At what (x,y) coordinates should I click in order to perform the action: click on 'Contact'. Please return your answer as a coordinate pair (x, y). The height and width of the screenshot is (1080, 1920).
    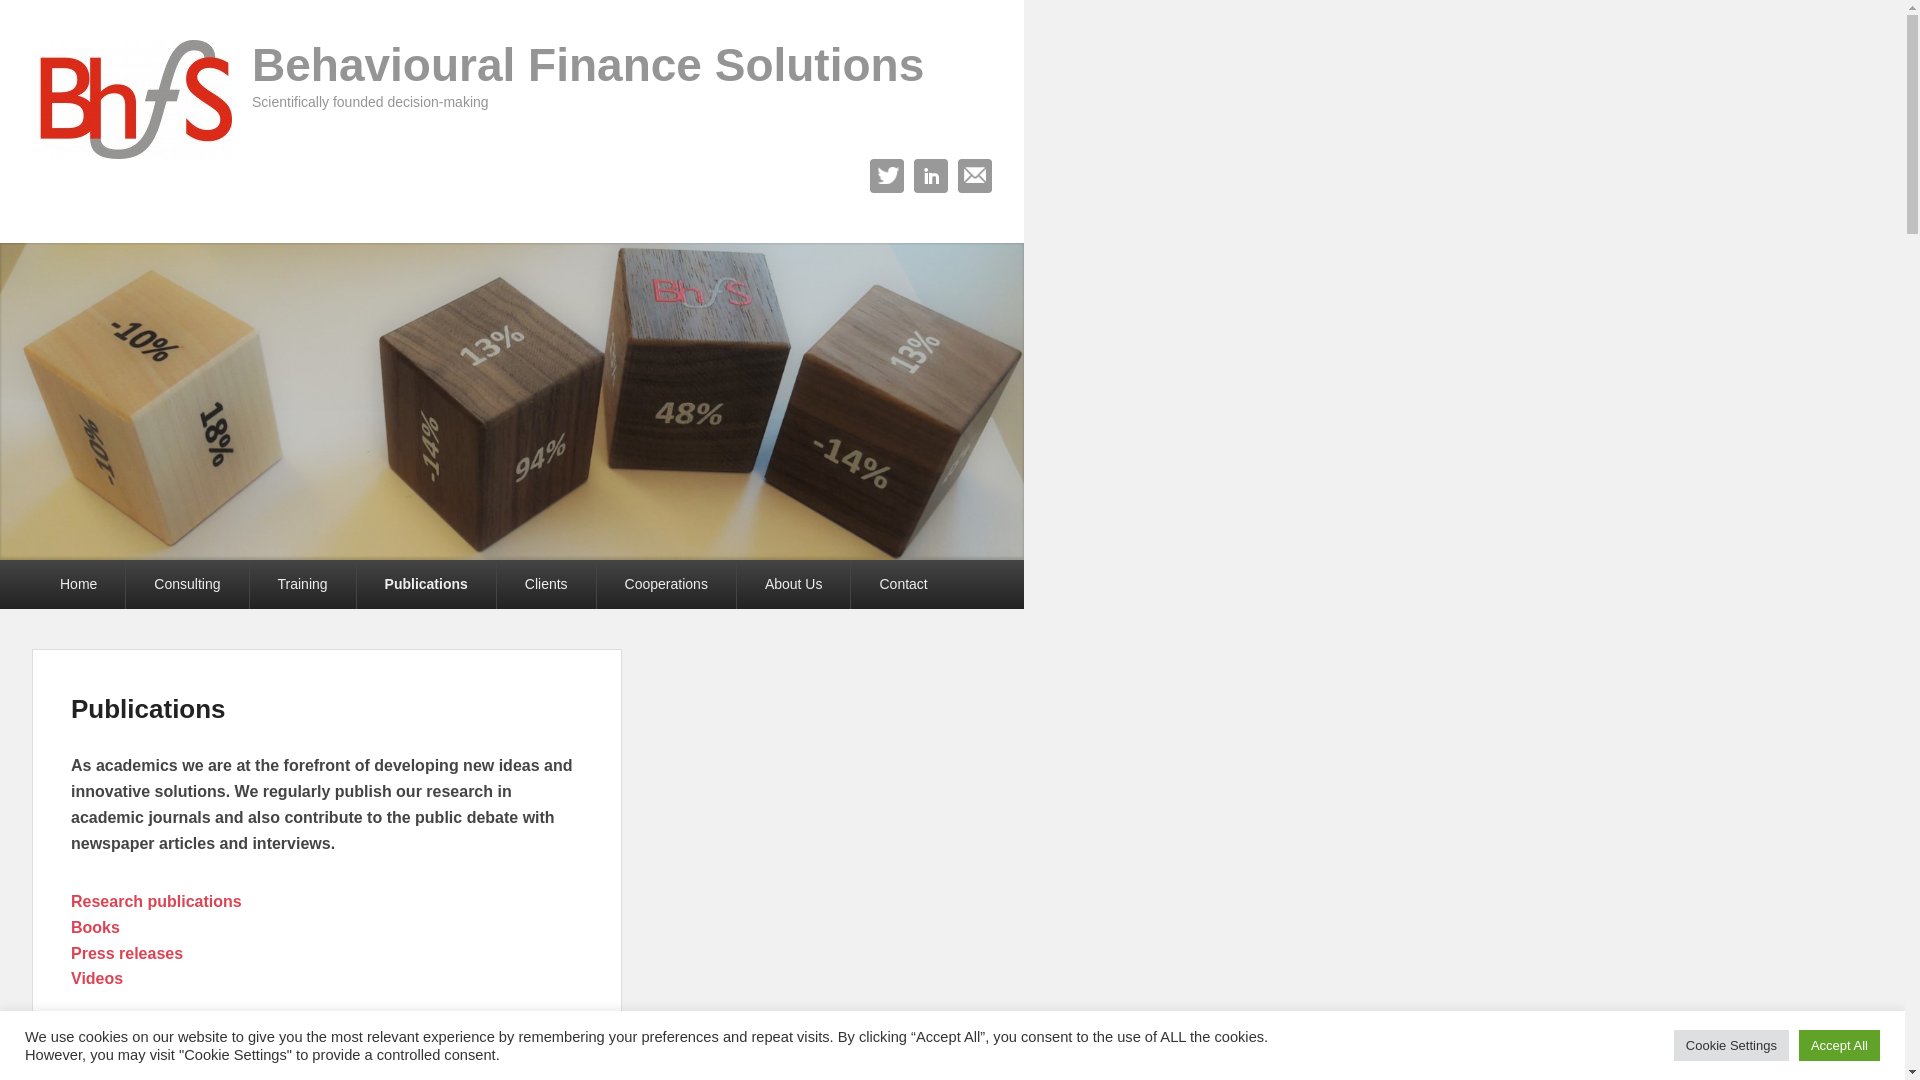
    Looking at the image, I should click on (901, 584).